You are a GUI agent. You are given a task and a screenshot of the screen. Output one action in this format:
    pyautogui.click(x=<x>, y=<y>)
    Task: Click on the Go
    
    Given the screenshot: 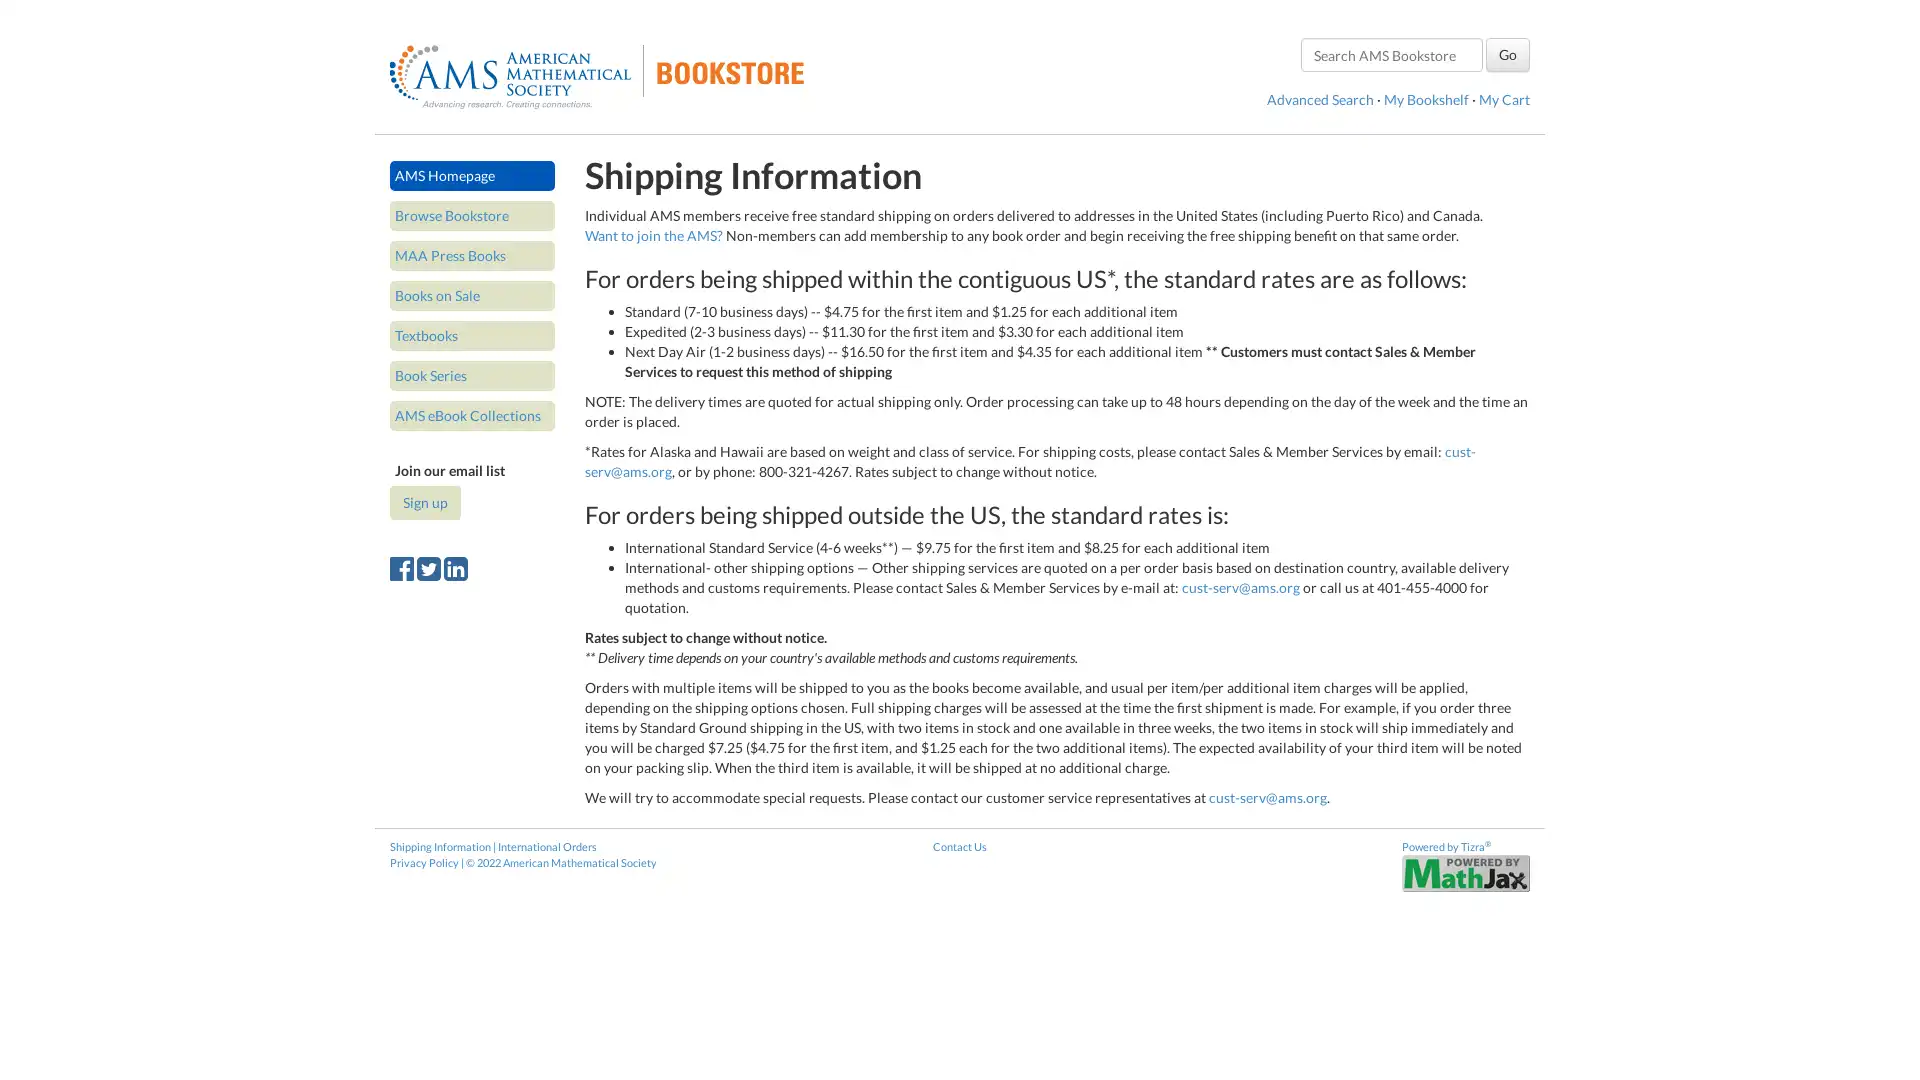 What is the action you would take?
    pyautogui.click(x=1507, y=53)
    